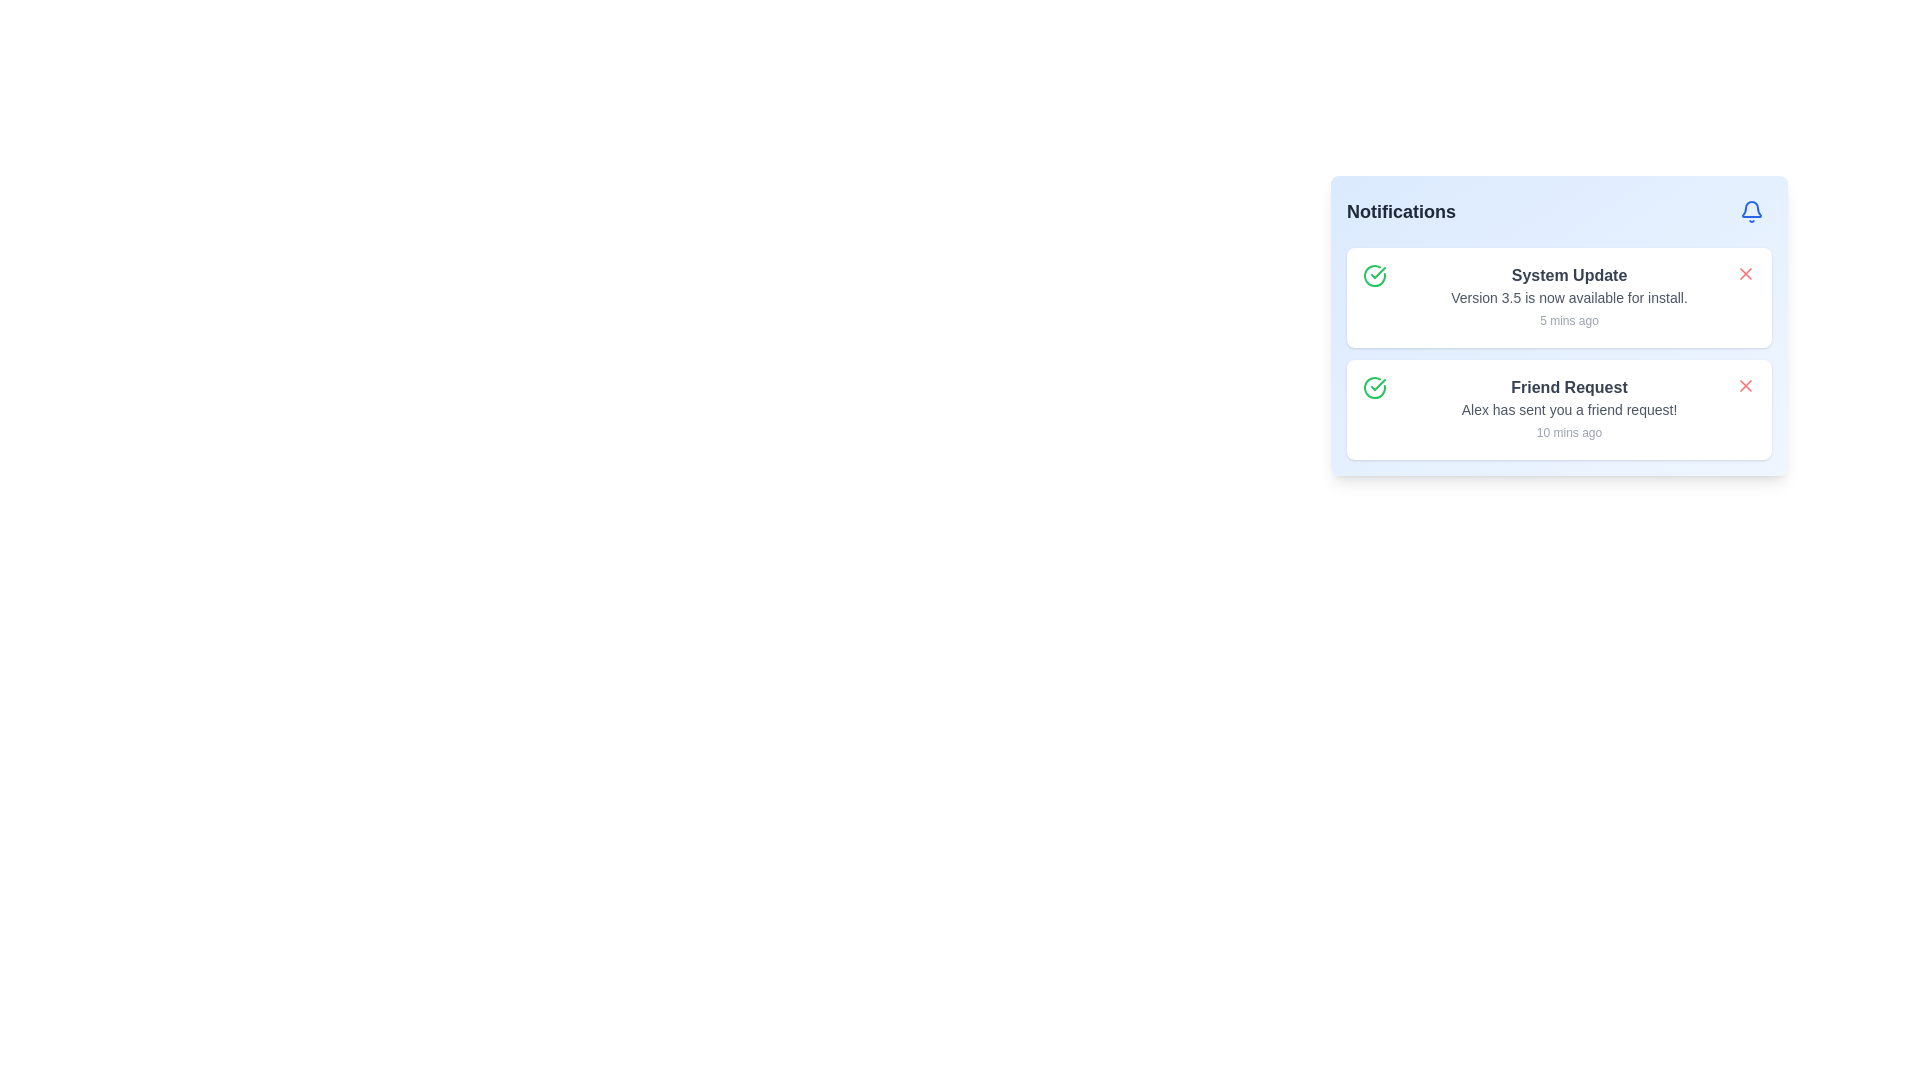  I want to click on the static text label displaying '10 mins ago', which is located below the 'Friend Request' text in the notification card, so click(1568, 431).